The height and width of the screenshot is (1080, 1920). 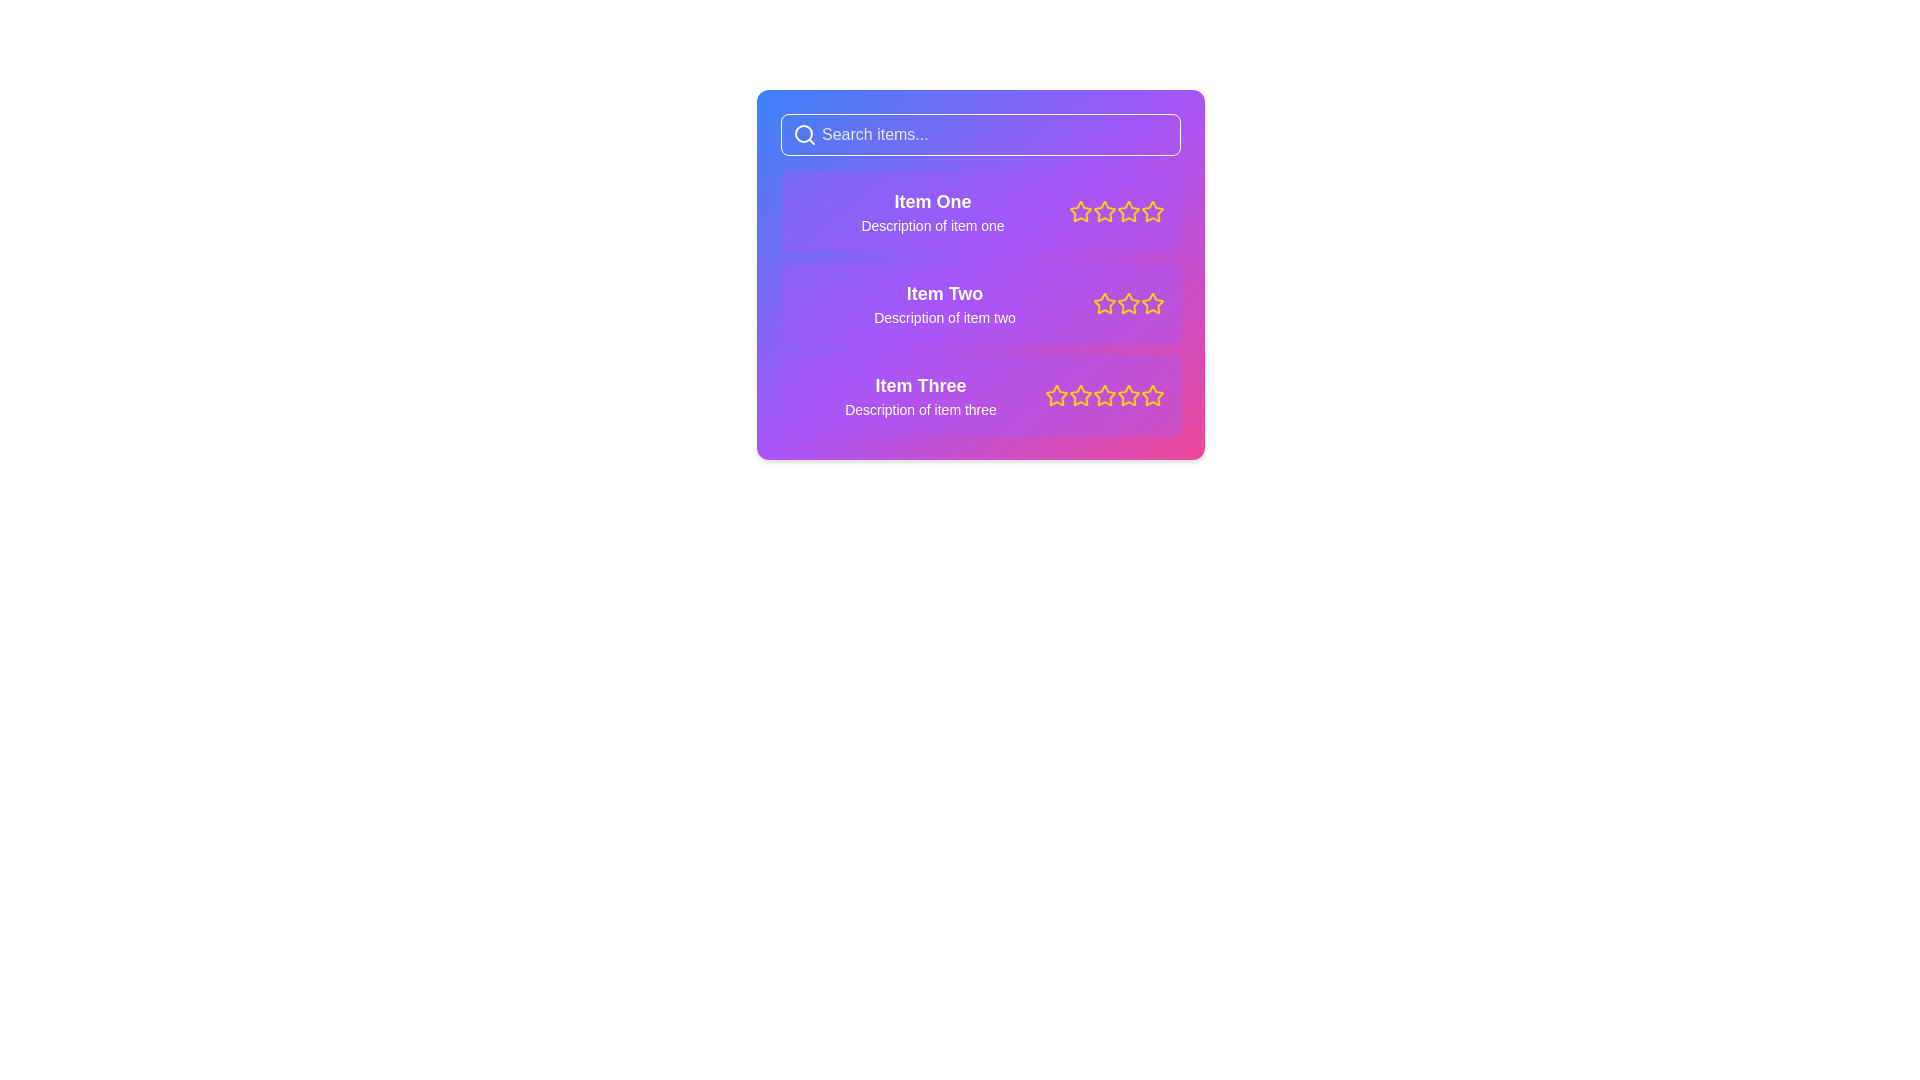 I want to click on the second star-shaped icon with a yellow outline, located next to the first item's title and description in a vertically stacked list, so click(x=1103, y=212).